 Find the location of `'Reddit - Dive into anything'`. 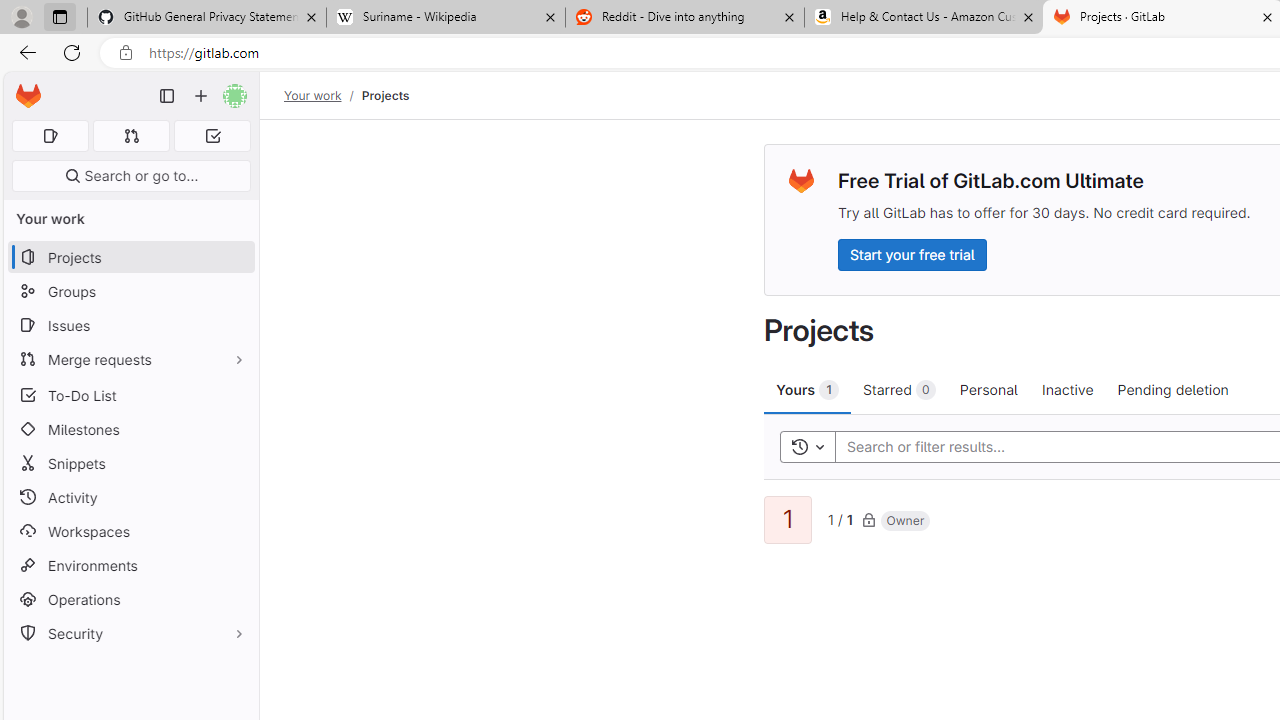

'Reddit - Dive into anything' is located at coordinates (684, 17).